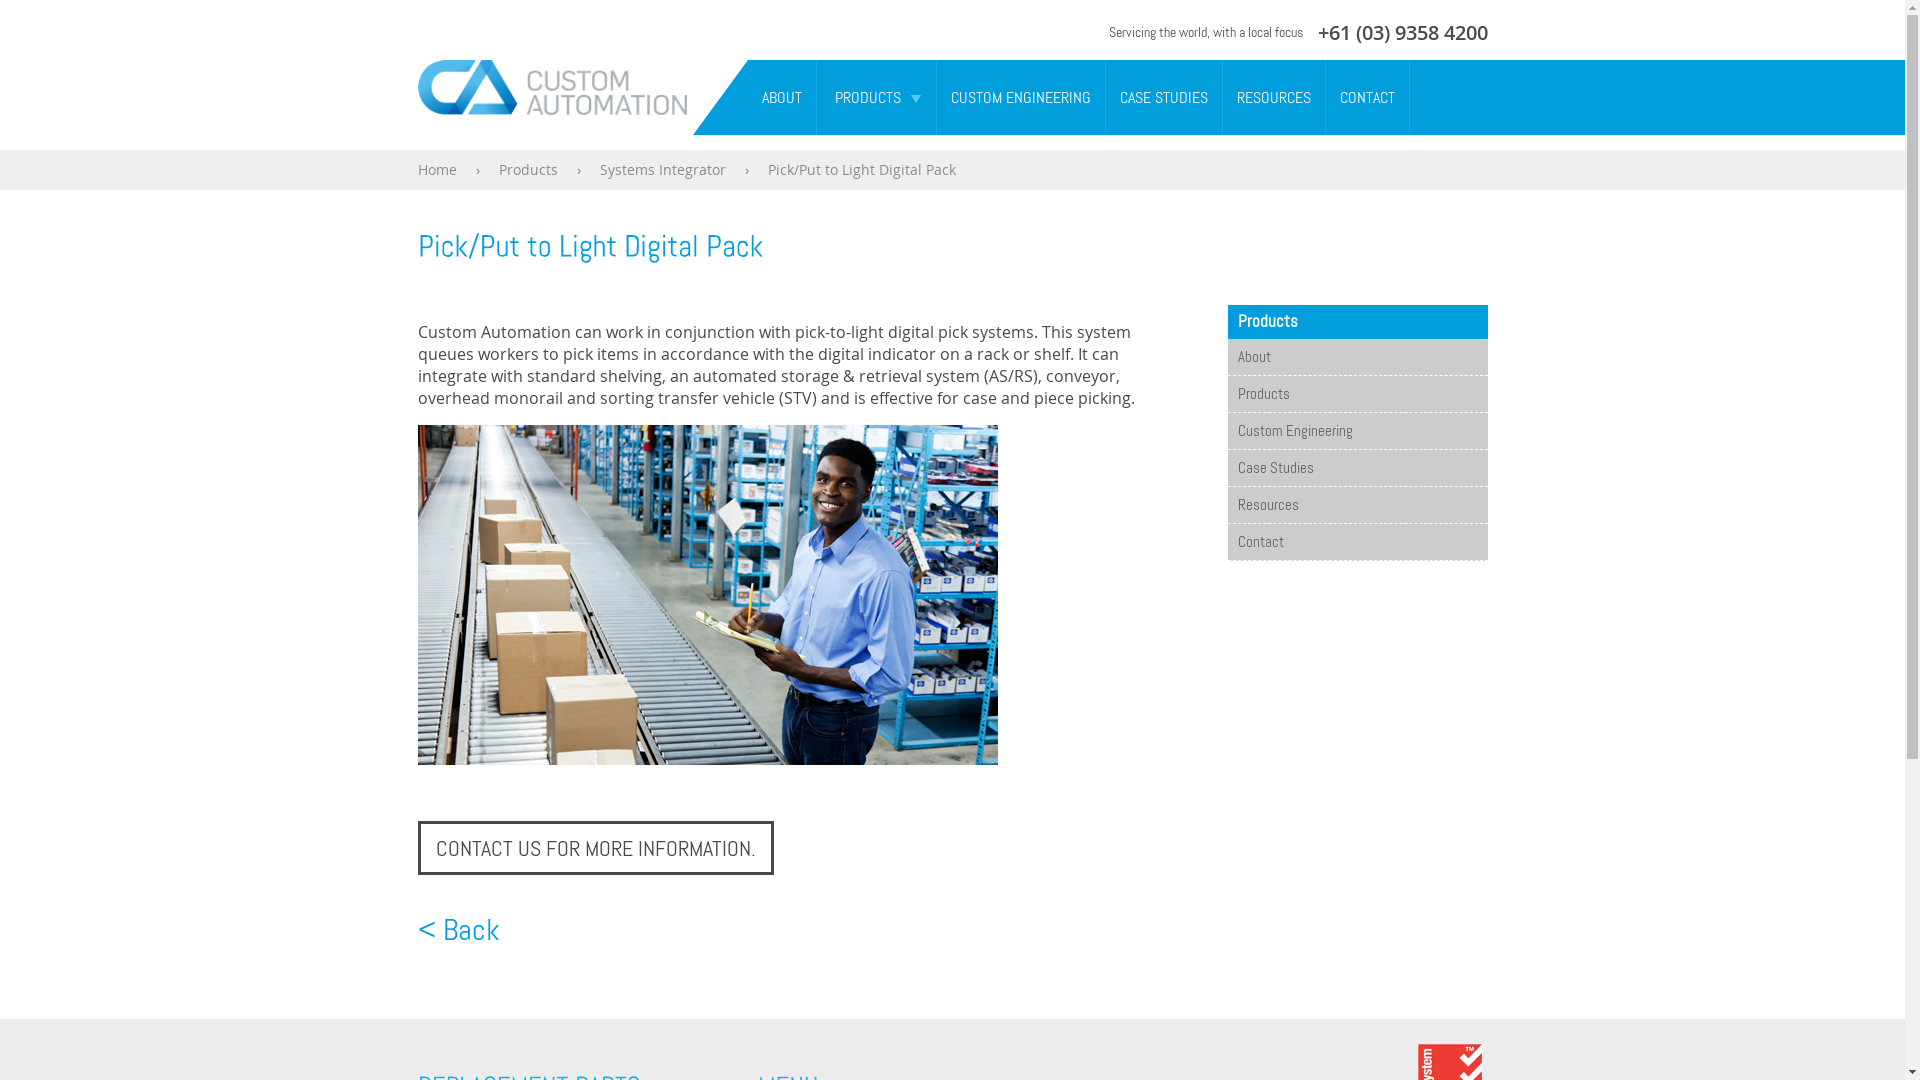  Describe the element at coordinates (1019, 97) in the screenshot. I see `'CUSTOM ENGINEERING'` at that location.